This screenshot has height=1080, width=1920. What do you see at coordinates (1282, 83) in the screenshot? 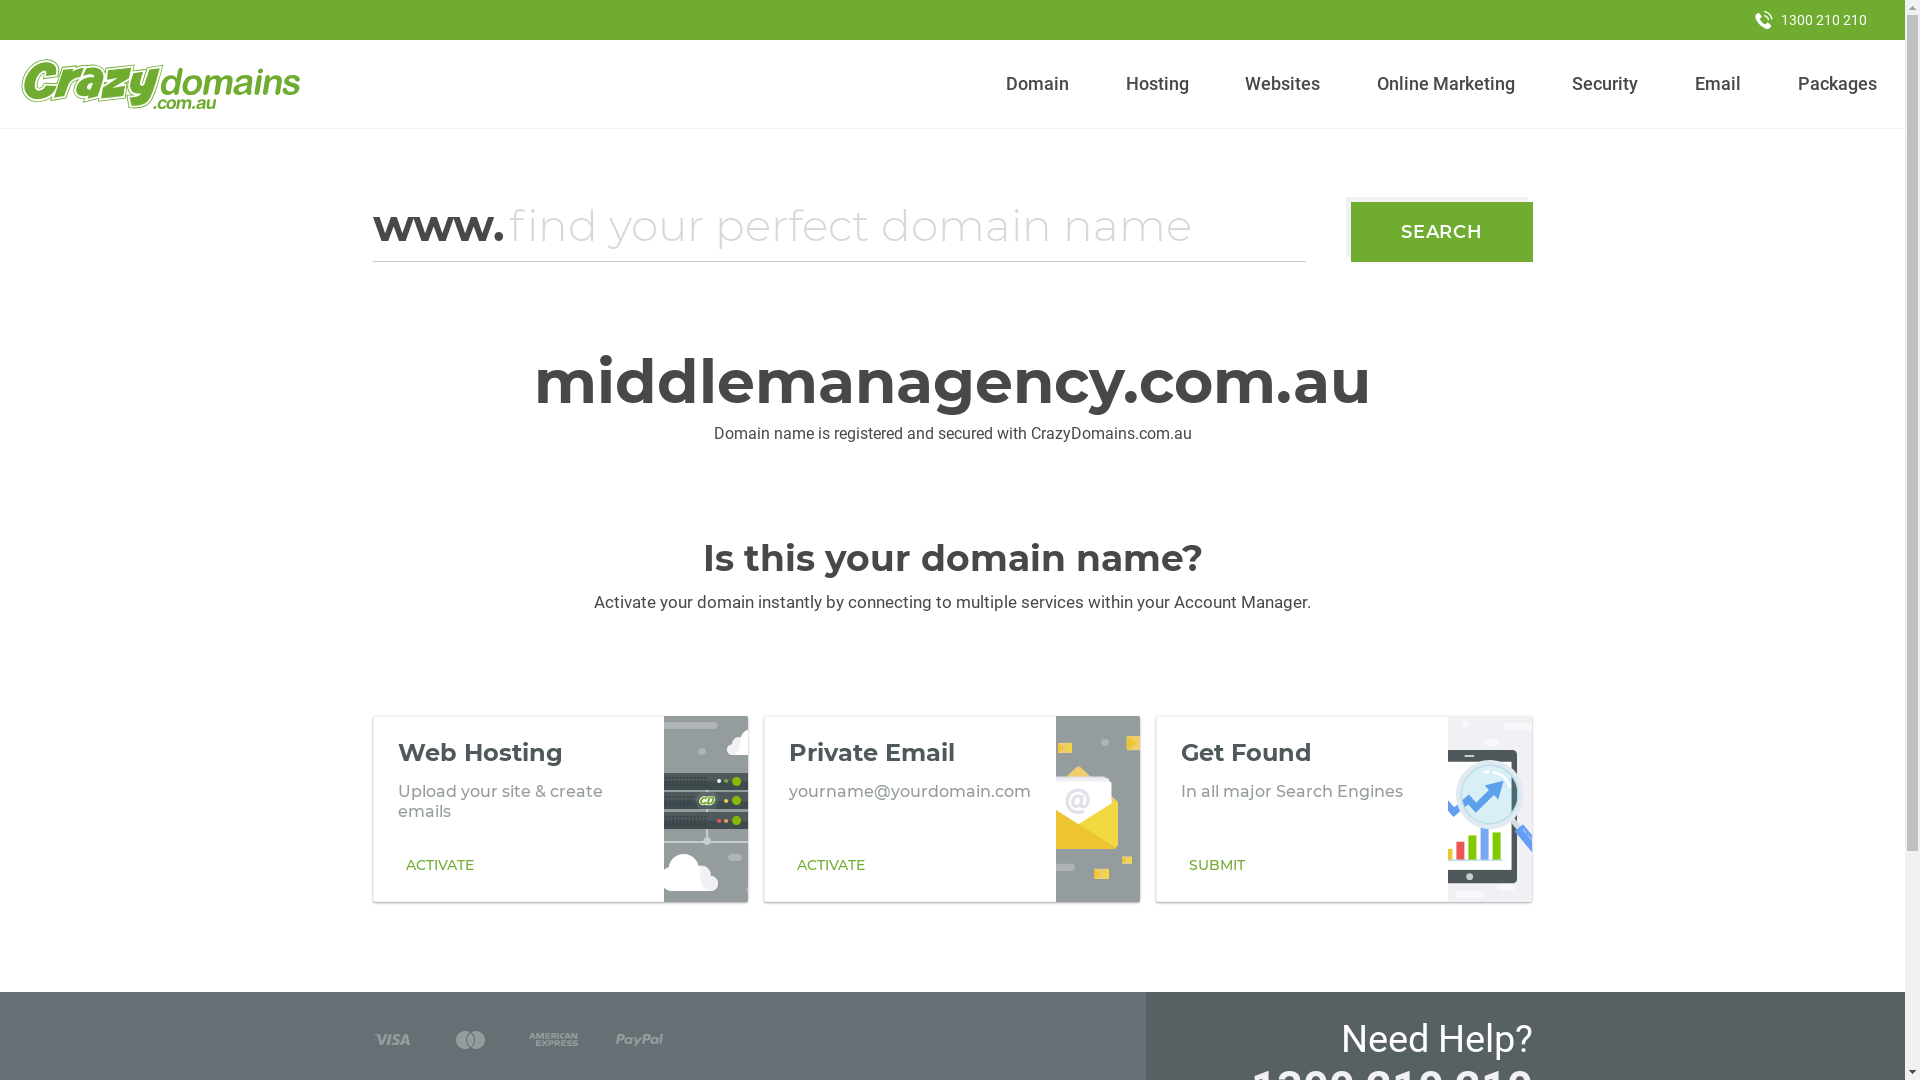
I see `'Websites'` at bounding box center [1282, 83].